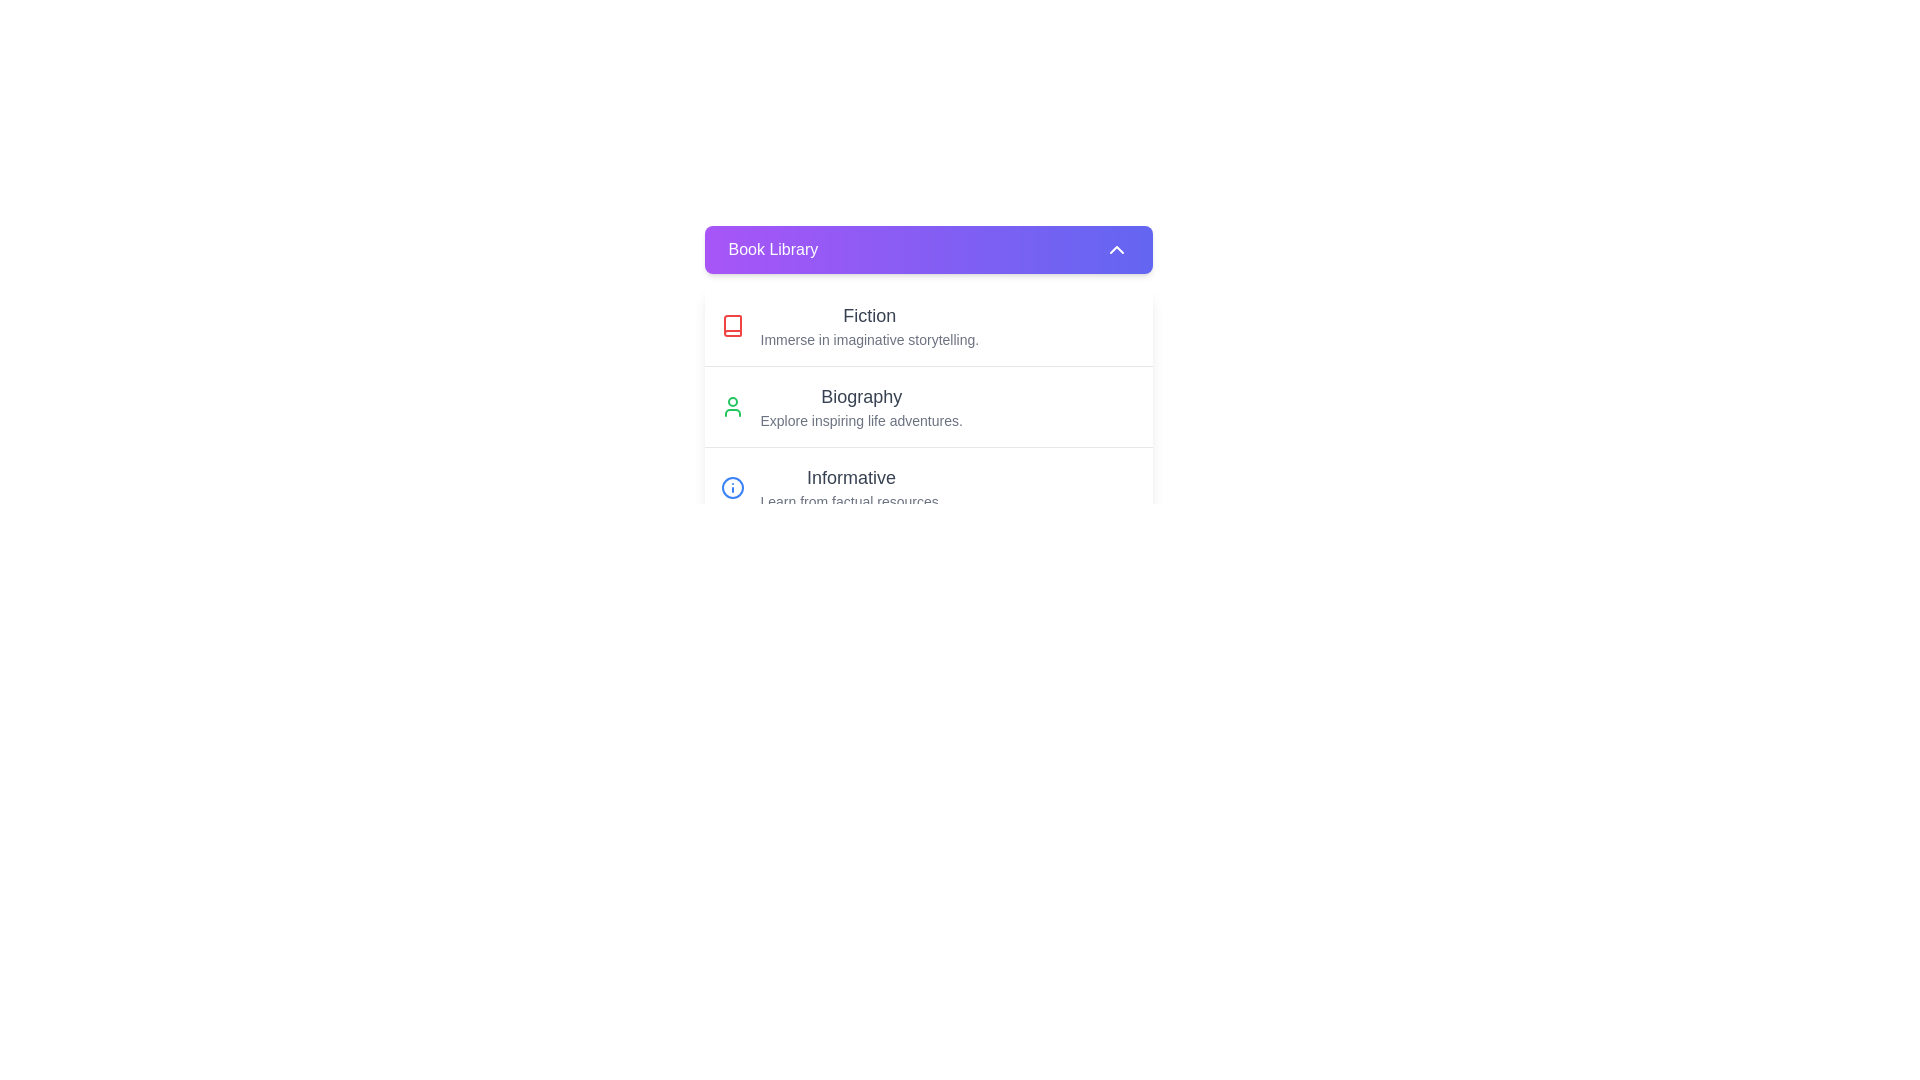 The width and height of the screenshot is (1920, 1080). What do you see at coordinates (861, 397) in the screenshot?
I see `the static text element that serves as a category title or header, located in the middle-right section of the interface` at bounding box center [861, 397].